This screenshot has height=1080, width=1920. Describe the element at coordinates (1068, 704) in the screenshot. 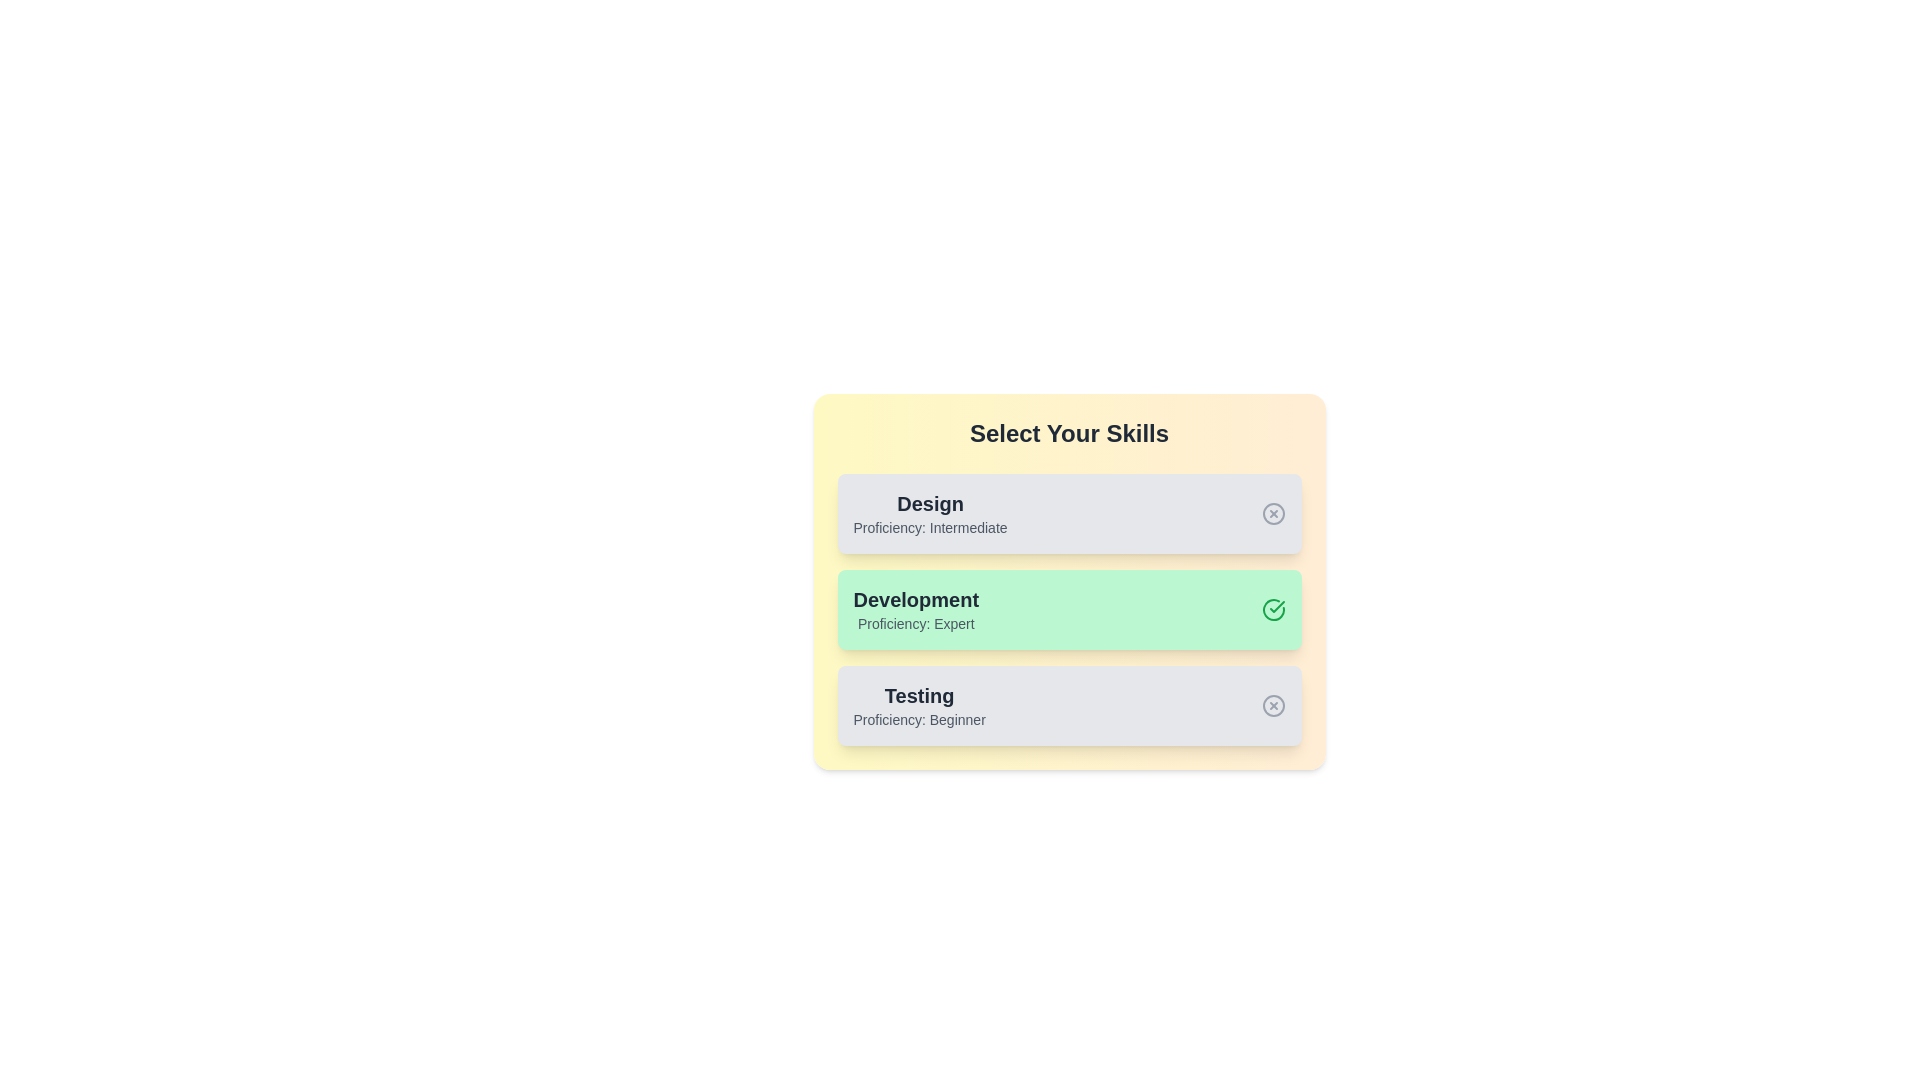

I see `the skill card for Testing` at that location.